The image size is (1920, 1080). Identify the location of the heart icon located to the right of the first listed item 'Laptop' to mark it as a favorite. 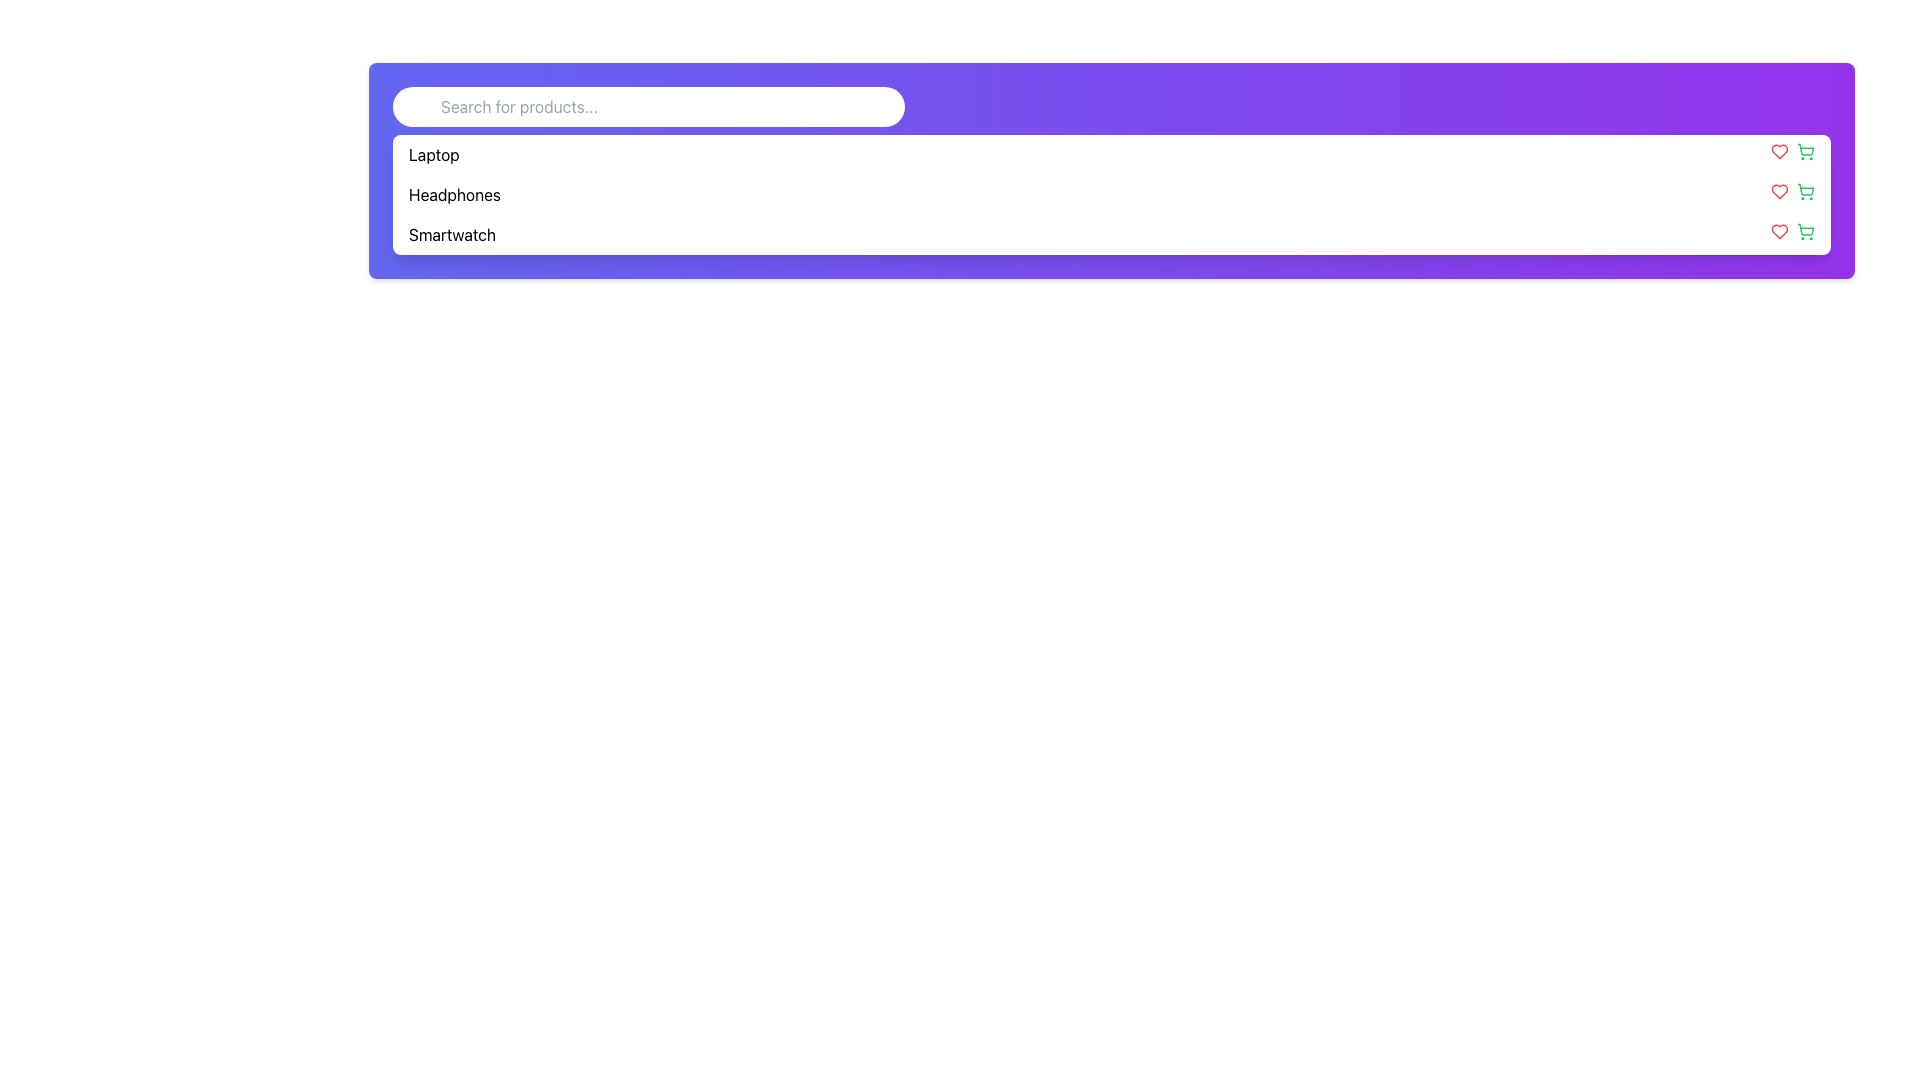
(1780, 150).